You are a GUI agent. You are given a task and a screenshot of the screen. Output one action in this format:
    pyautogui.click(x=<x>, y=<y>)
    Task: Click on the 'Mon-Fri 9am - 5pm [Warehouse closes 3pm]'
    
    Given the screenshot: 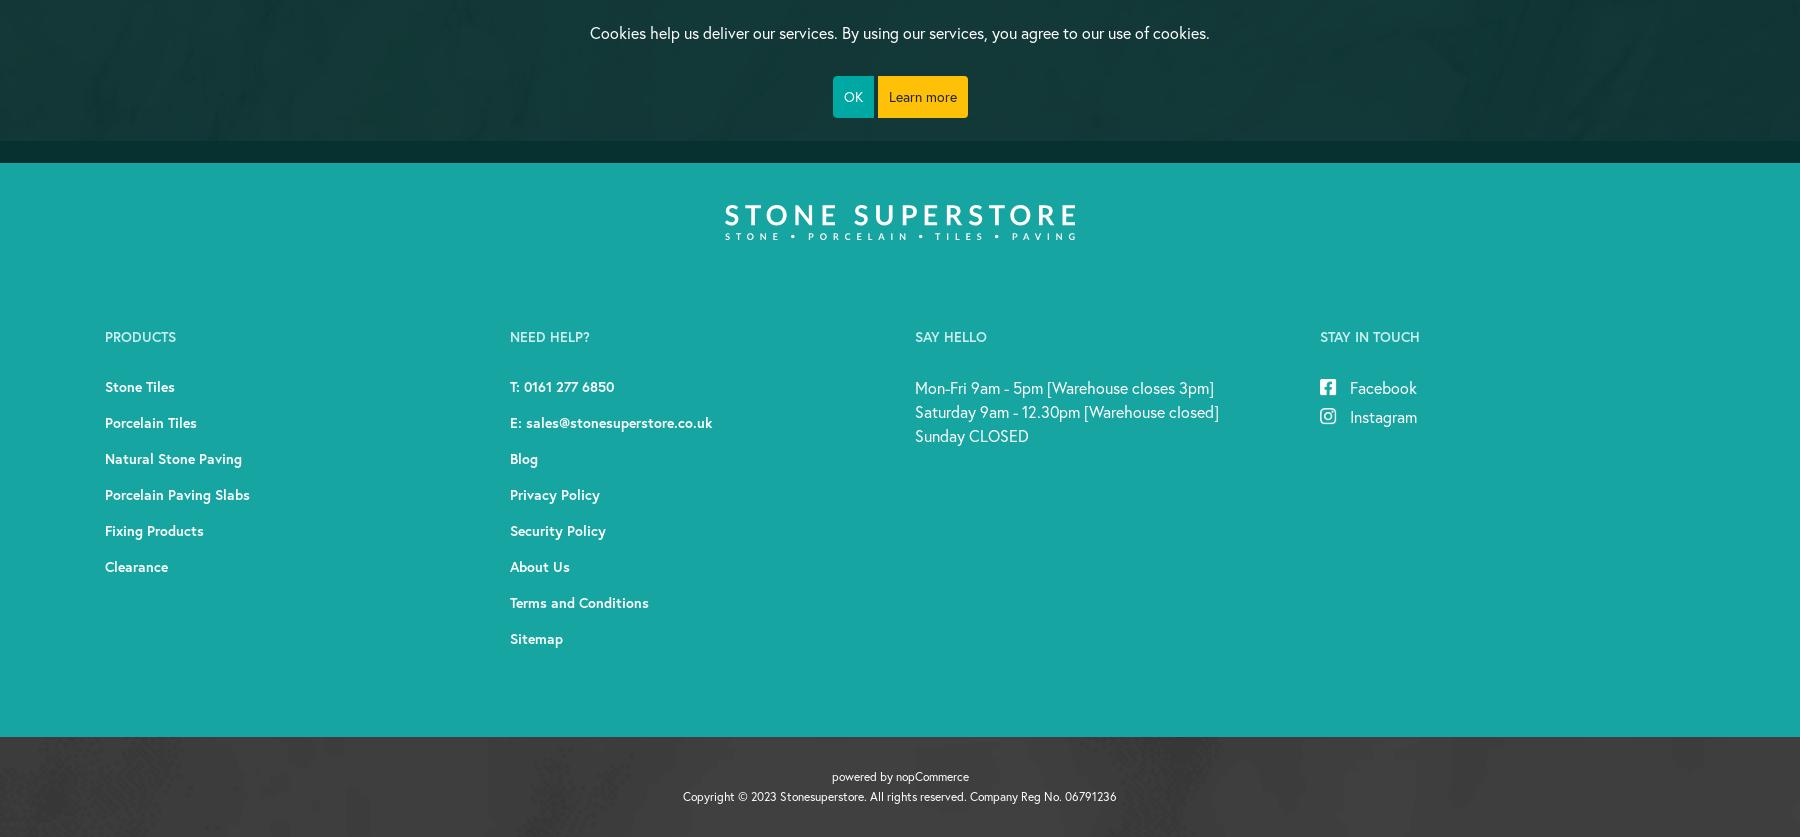 What is the action you would take?
    pyautogui.click(x=1064, y=386)
    